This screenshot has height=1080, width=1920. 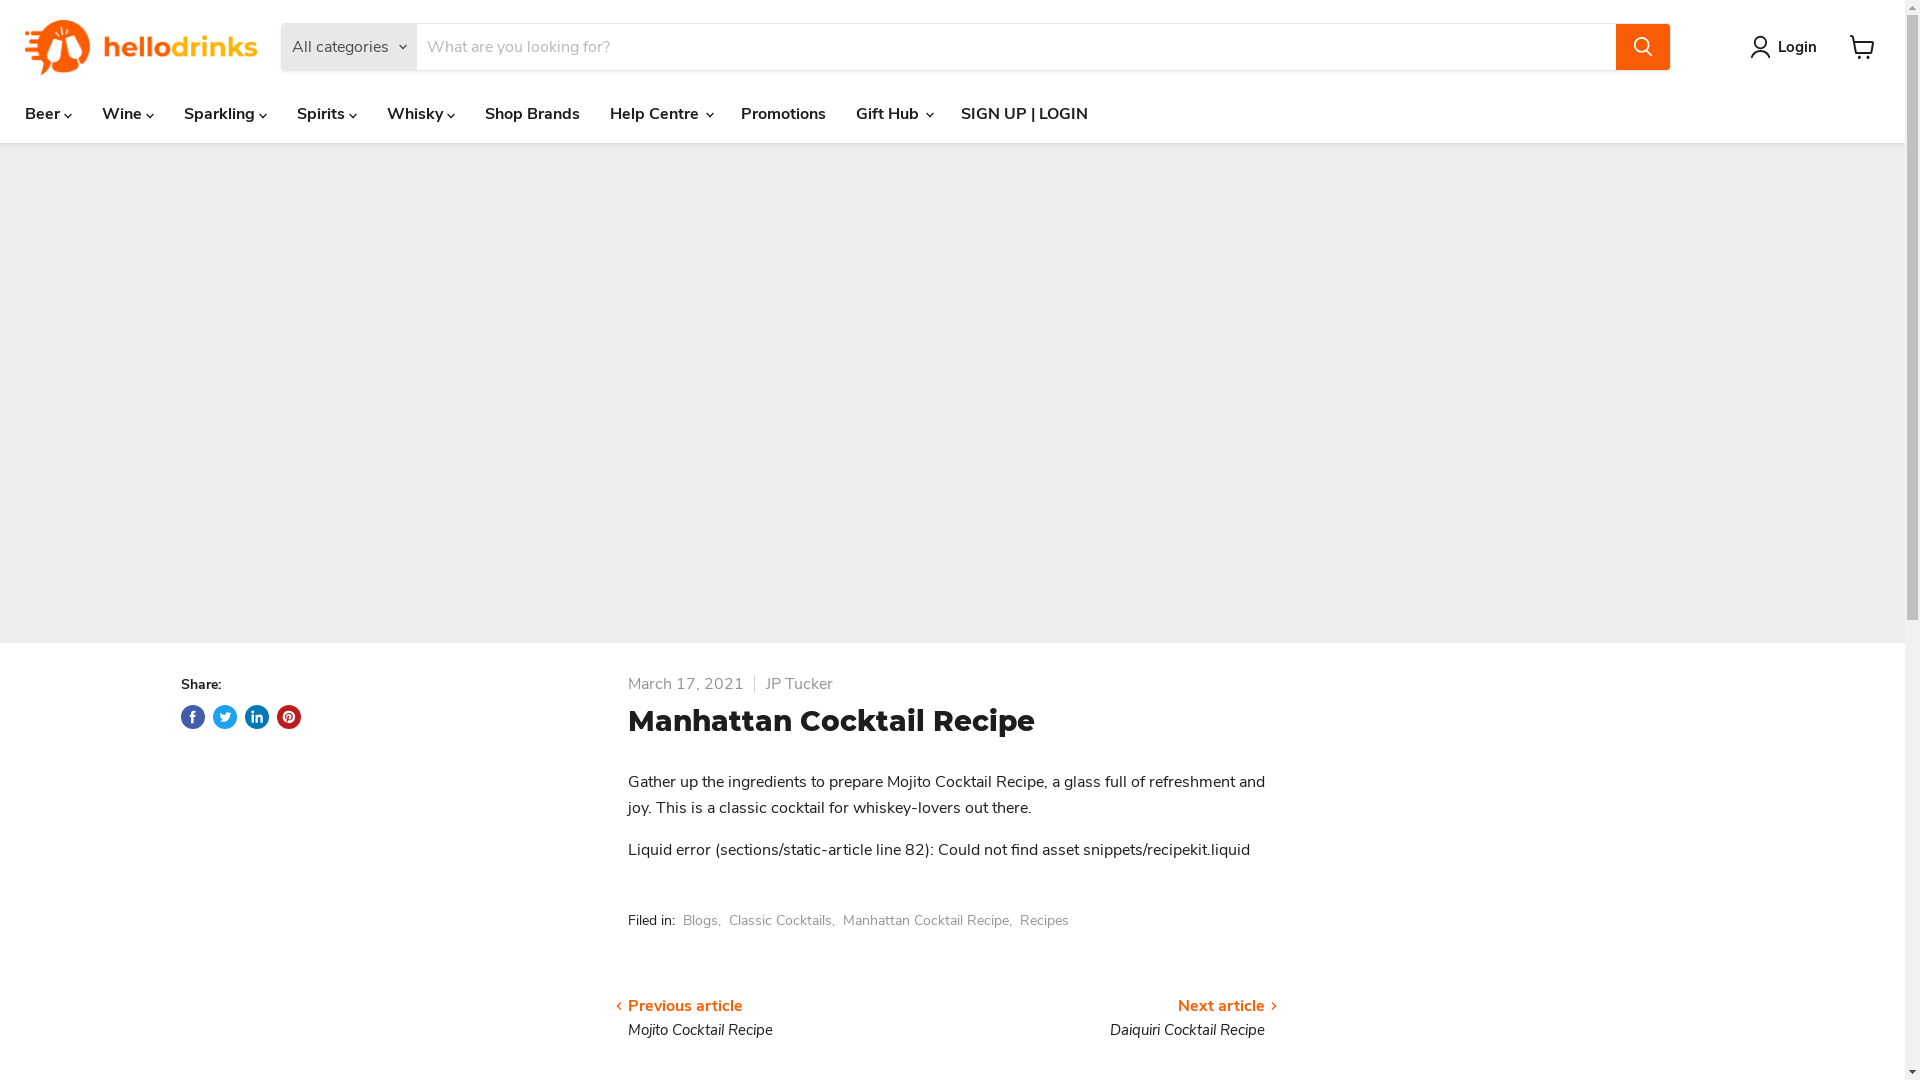 I want to click on 'Share on LinkedIn', so click(x=254, y=716).